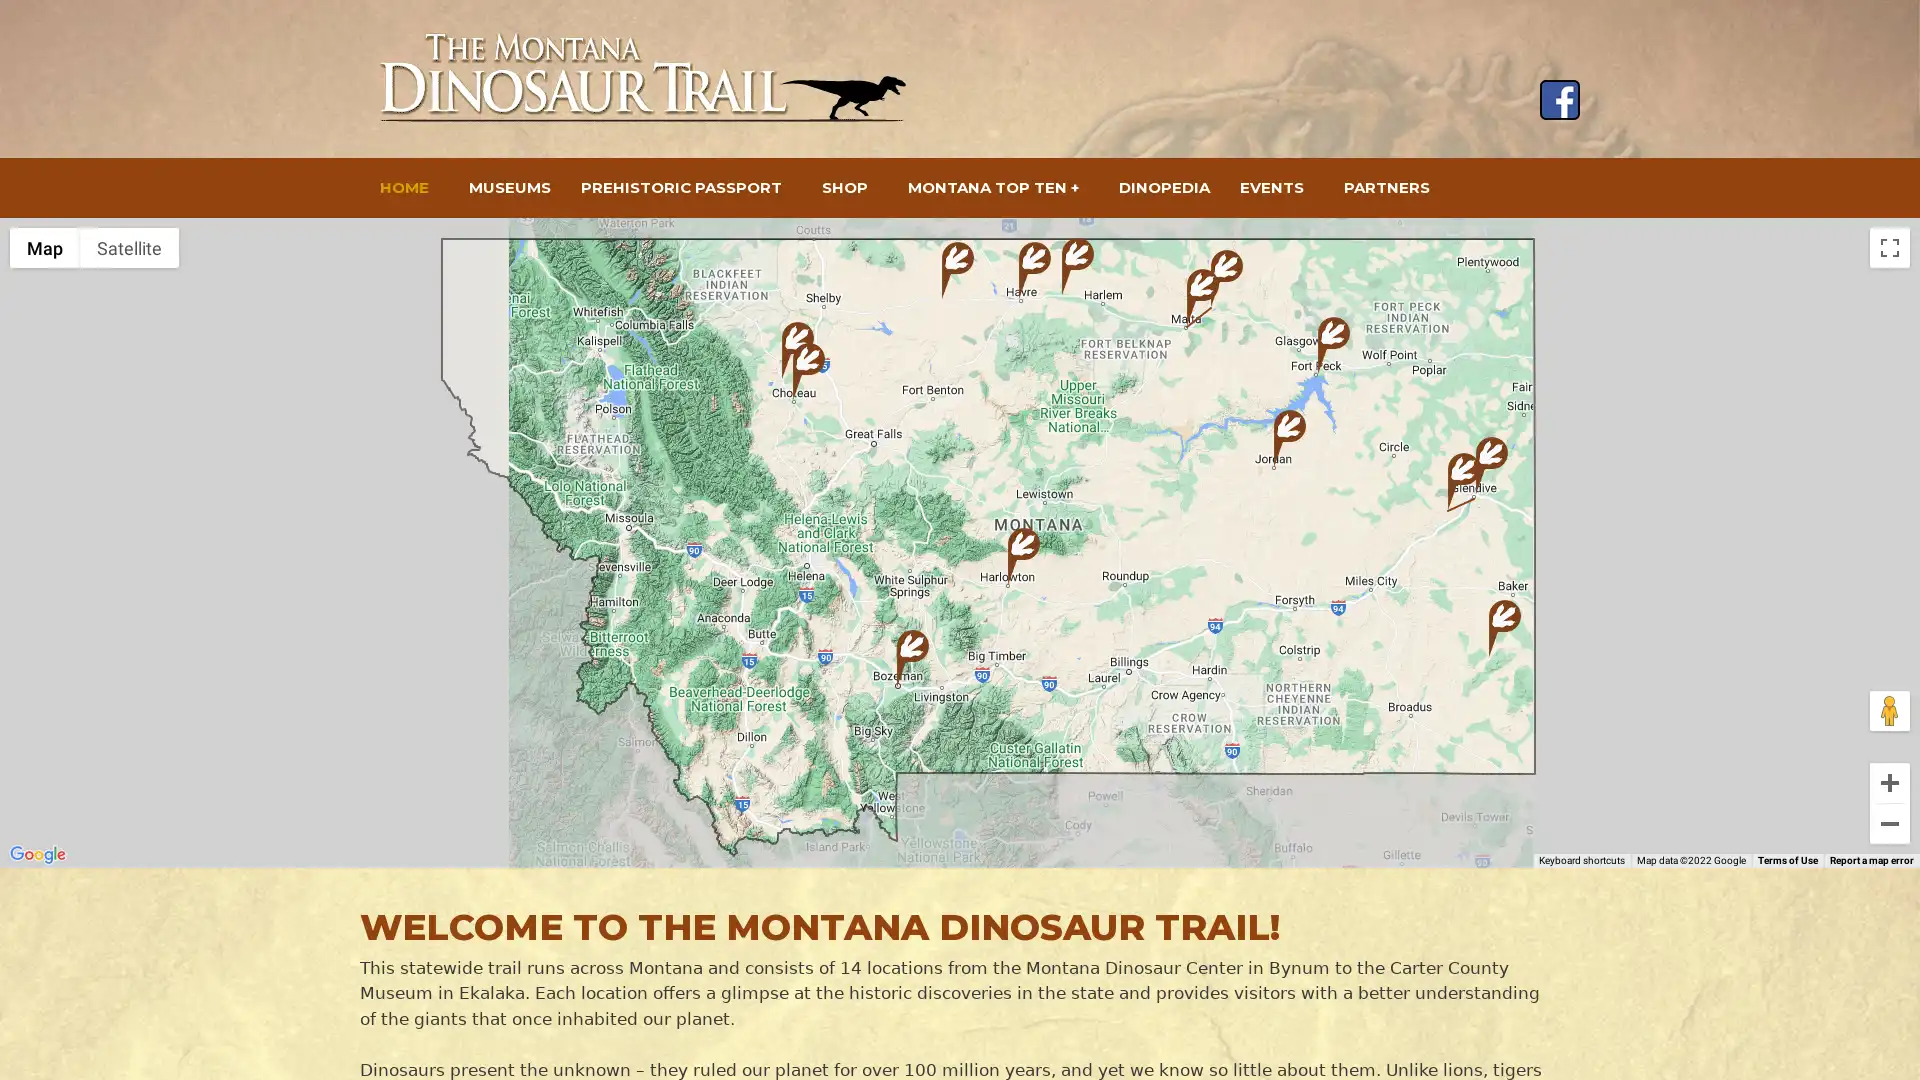 This screenshot has height=1080, width=1920. I want to click on Great Plains Dinosaur Museum, so click(1202, 297).